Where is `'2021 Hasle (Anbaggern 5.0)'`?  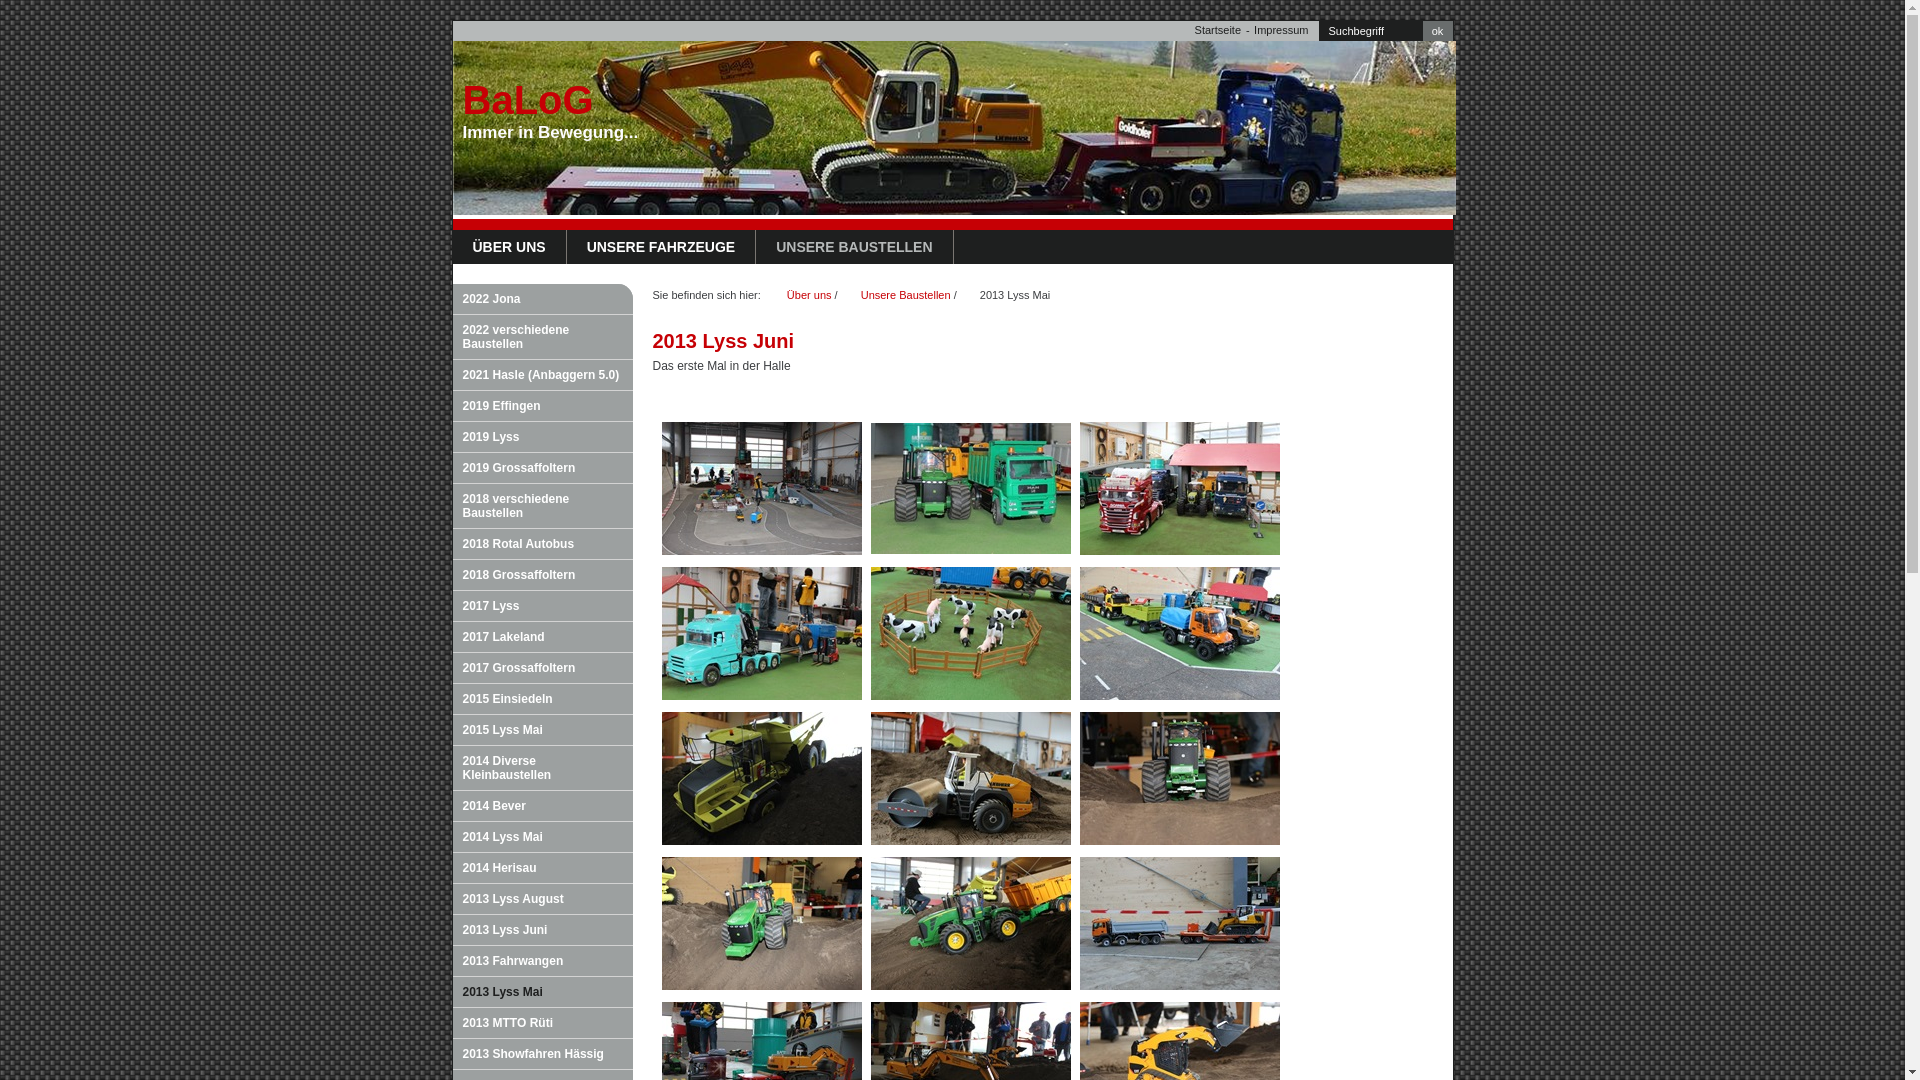 '2021 Hasle (Anbaggern 5.0)' is located at coordinates (542, 375).